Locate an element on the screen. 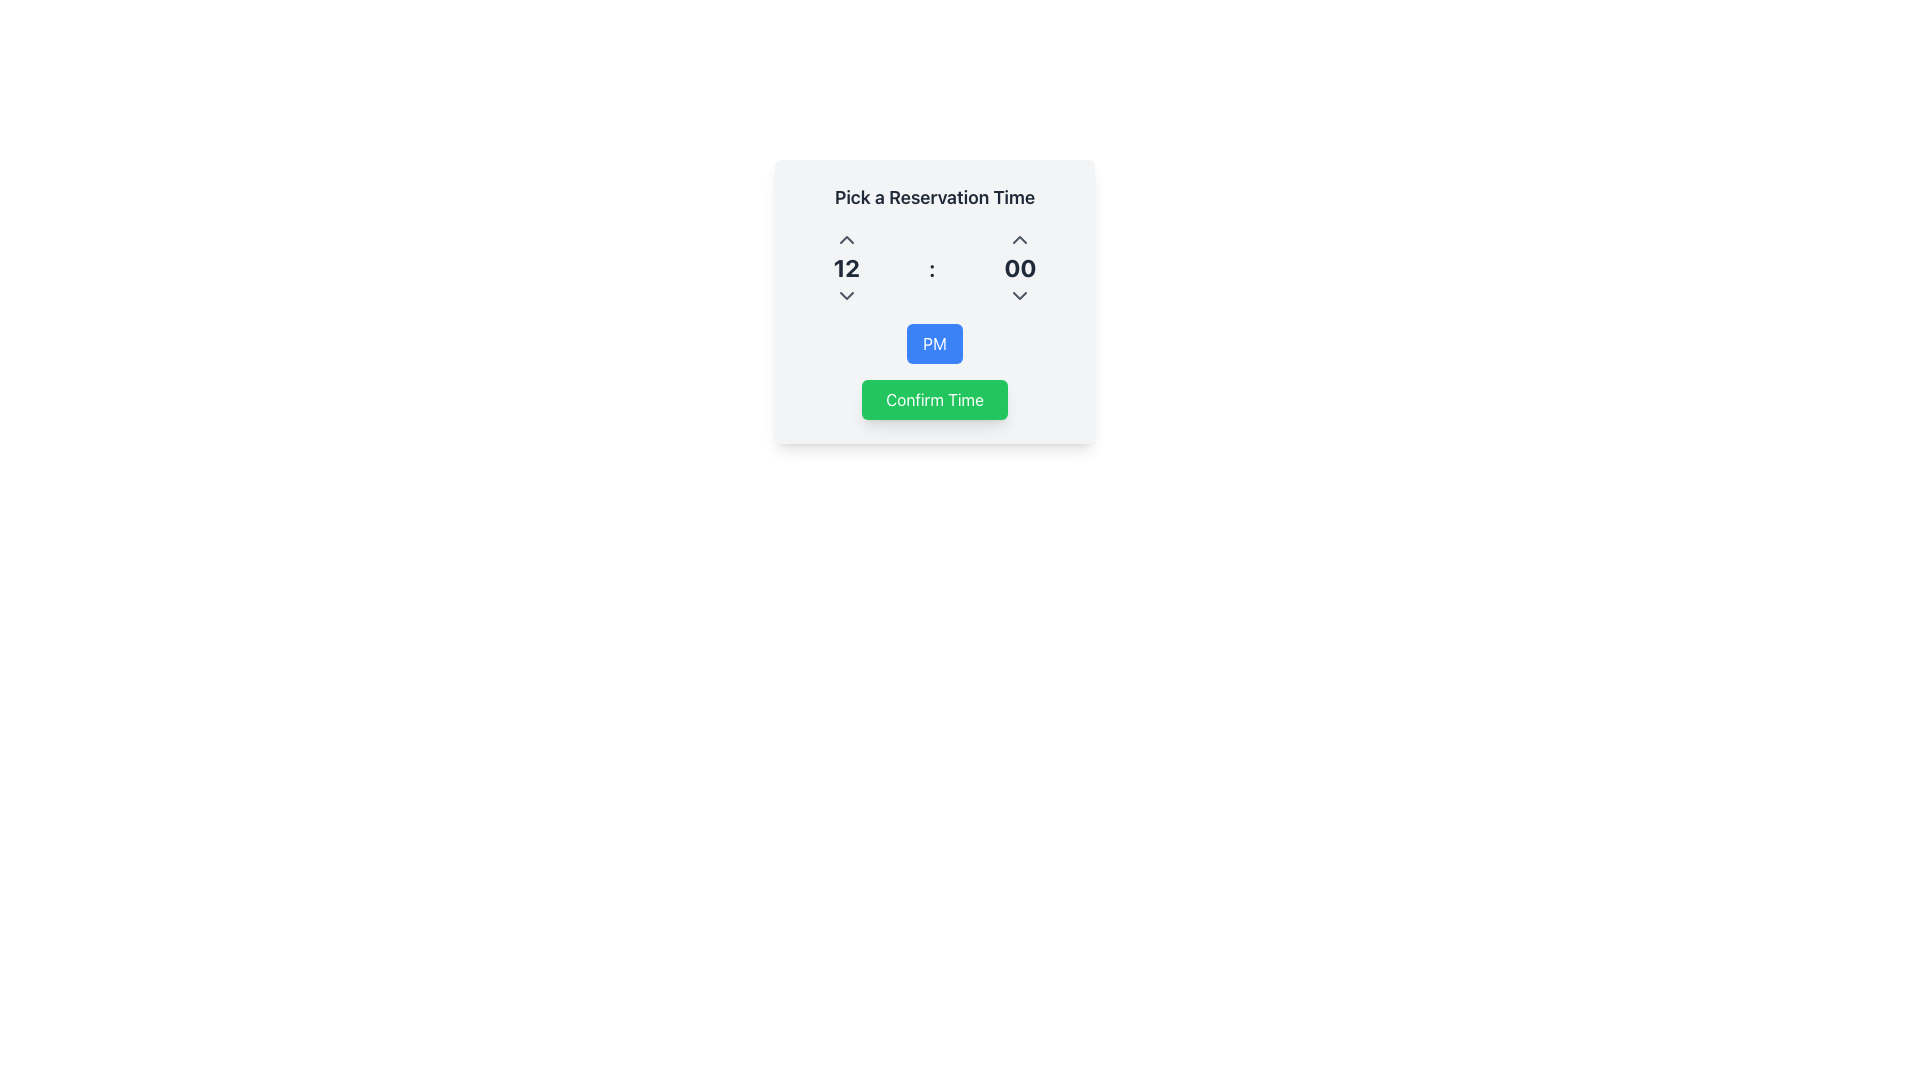 Image resolution: width=1920 pixels, height=1080 pixels. the confirmation button located at the bottom center of the interface to confirm the selected time setting is located at coordinates (934, 400).